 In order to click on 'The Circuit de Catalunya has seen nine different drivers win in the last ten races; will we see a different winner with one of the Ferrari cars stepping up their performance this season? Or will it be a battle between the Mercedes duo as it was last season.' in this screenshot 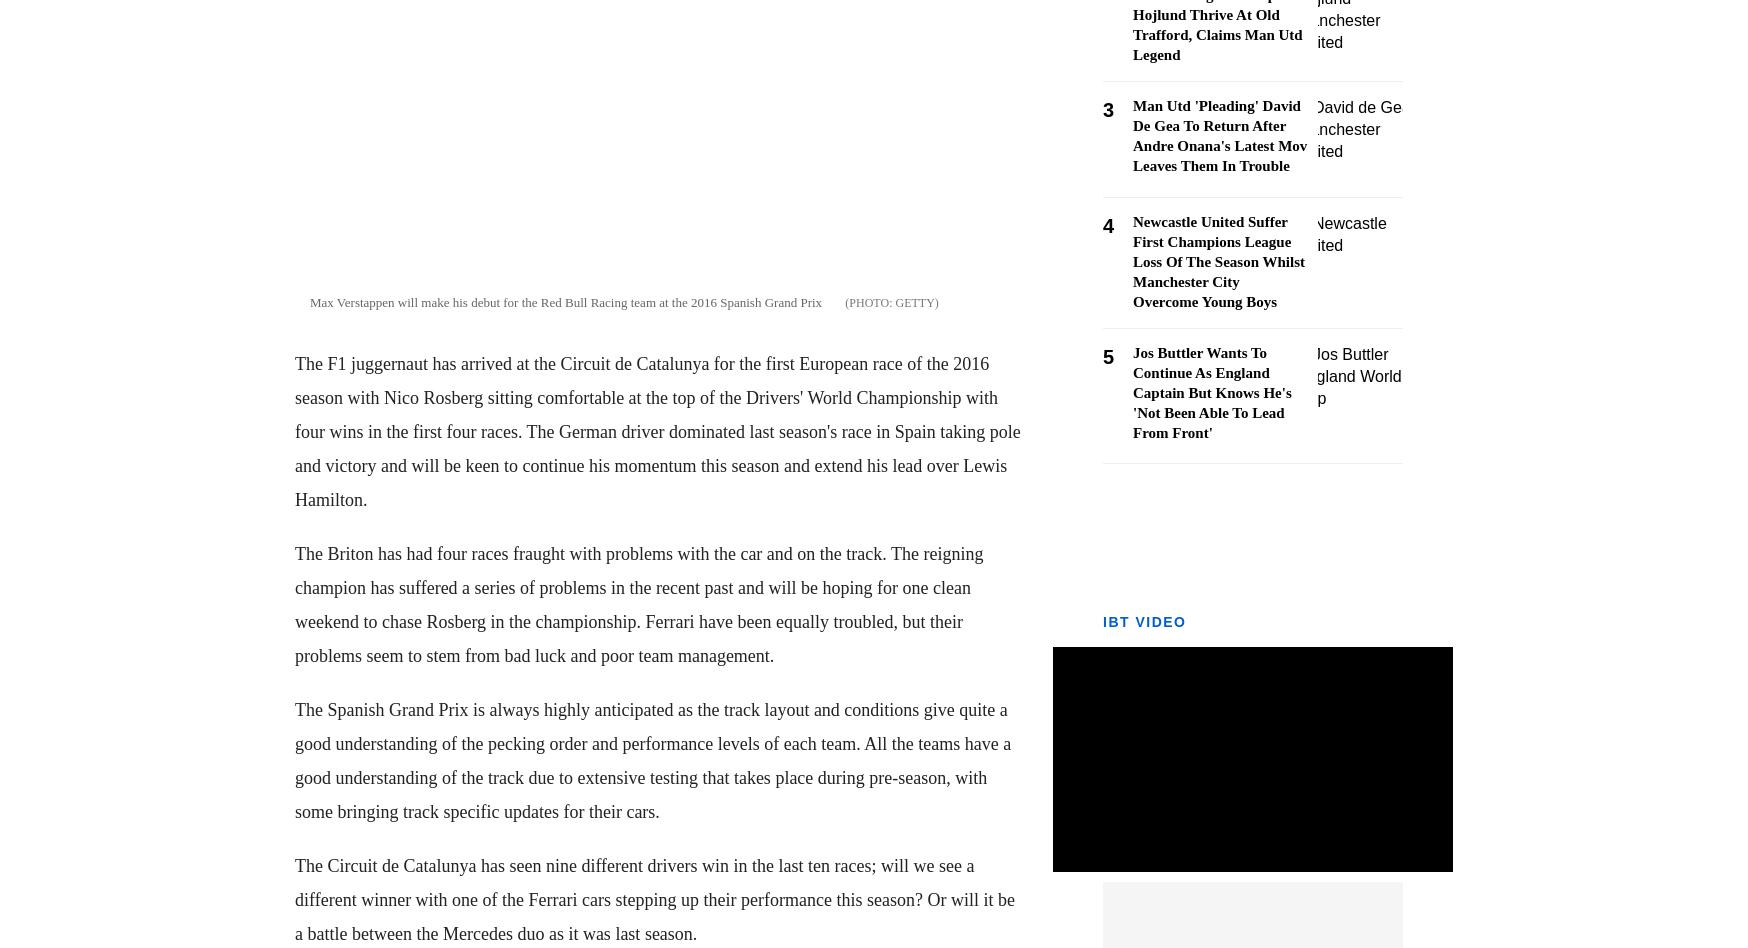, I will do `click(653, 899)`.